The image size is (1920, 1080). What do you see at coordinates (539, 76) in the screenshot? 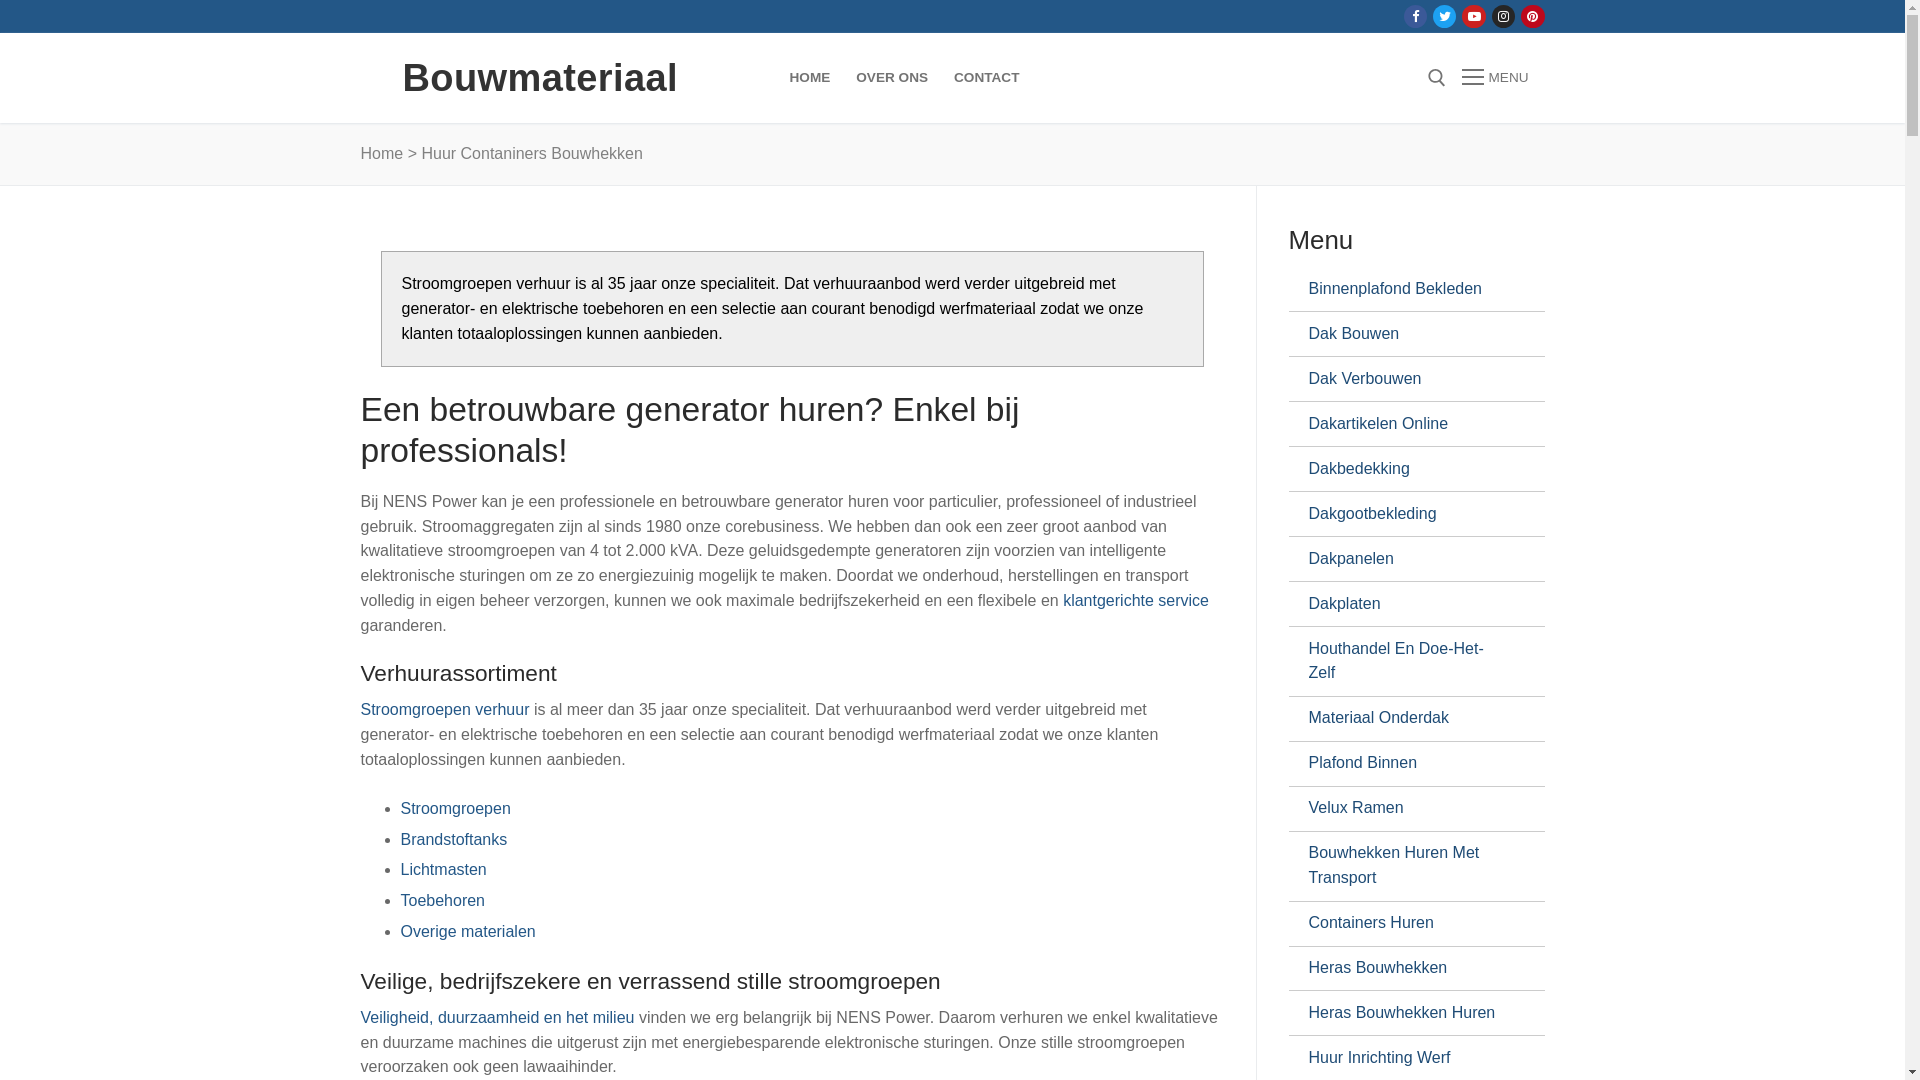
I see `'Bouwmateriaal'` at bounding box center [539, 76].